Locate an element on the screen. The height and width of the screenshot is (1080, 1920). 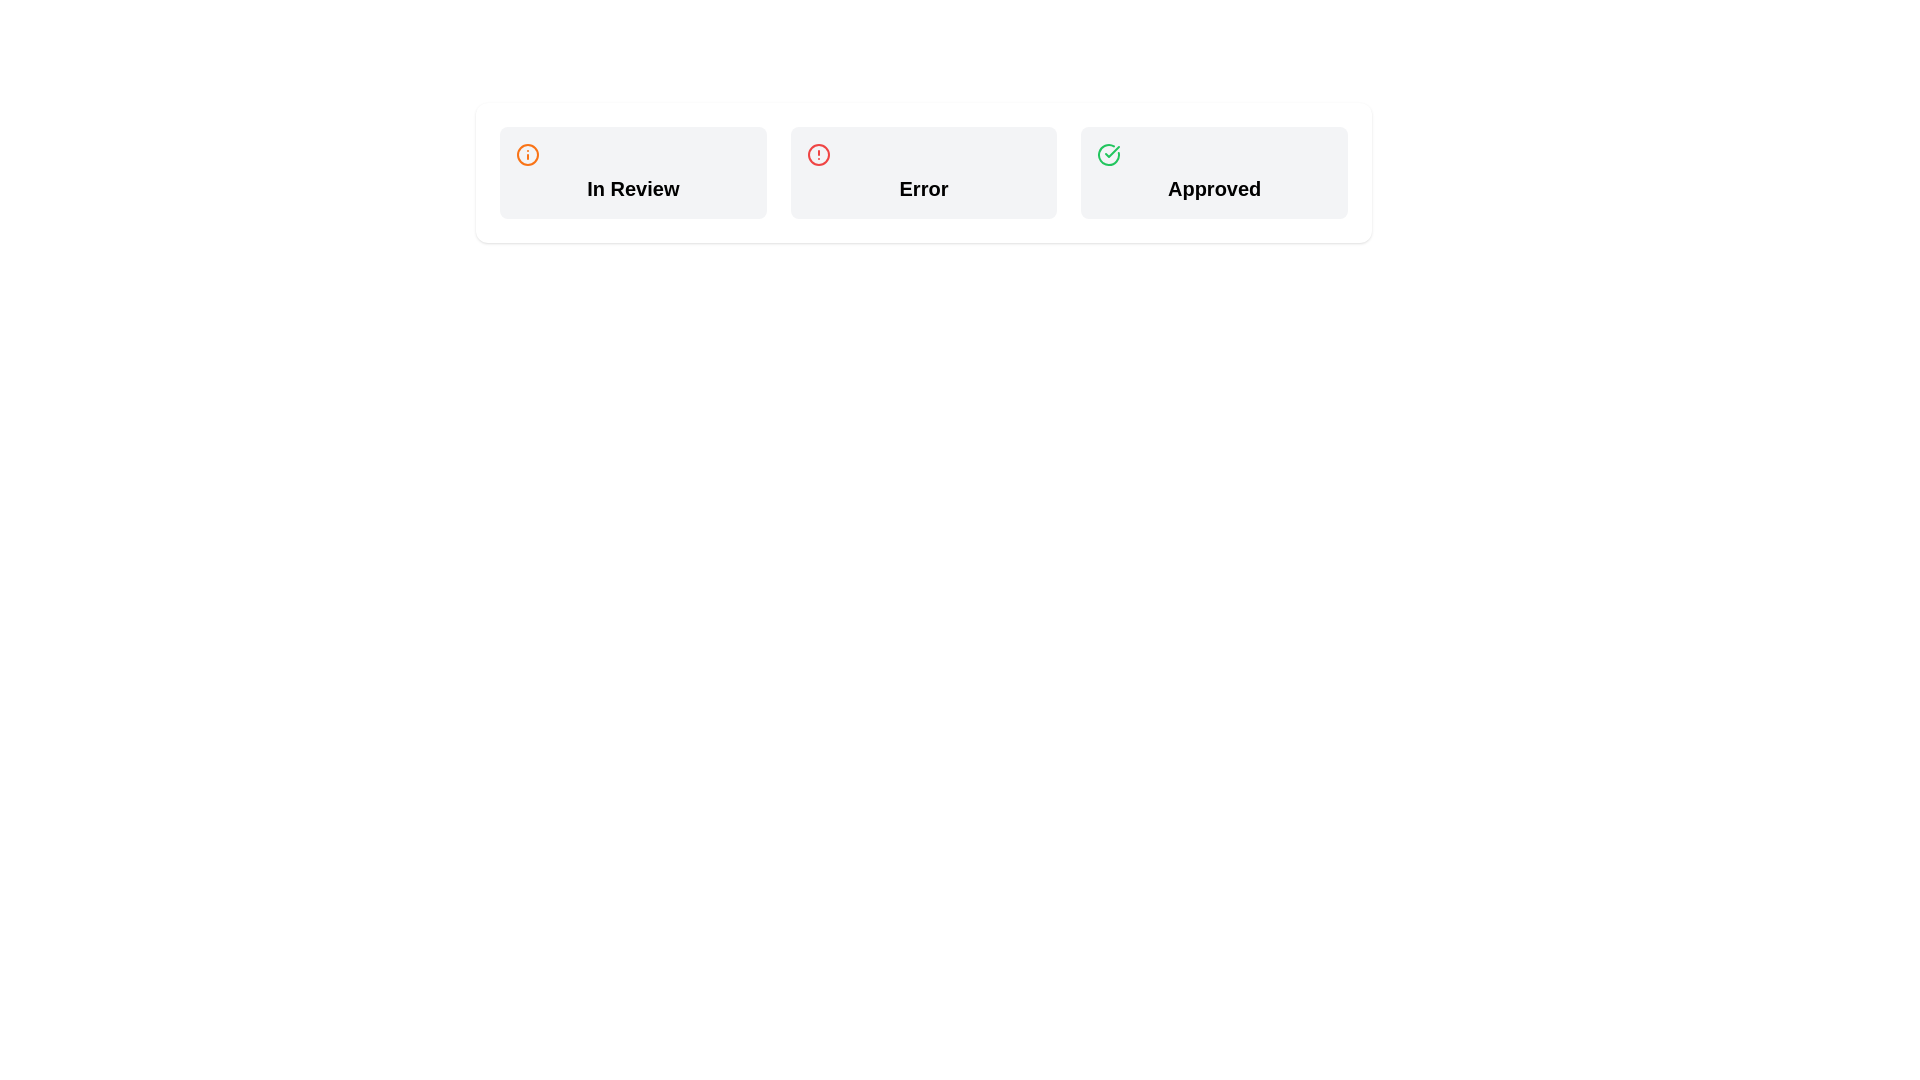
the informational icon that signifies the 'In Review' state, located at the start of the 'In Review' section above the corresponding text is located at coordinates (528, 153).